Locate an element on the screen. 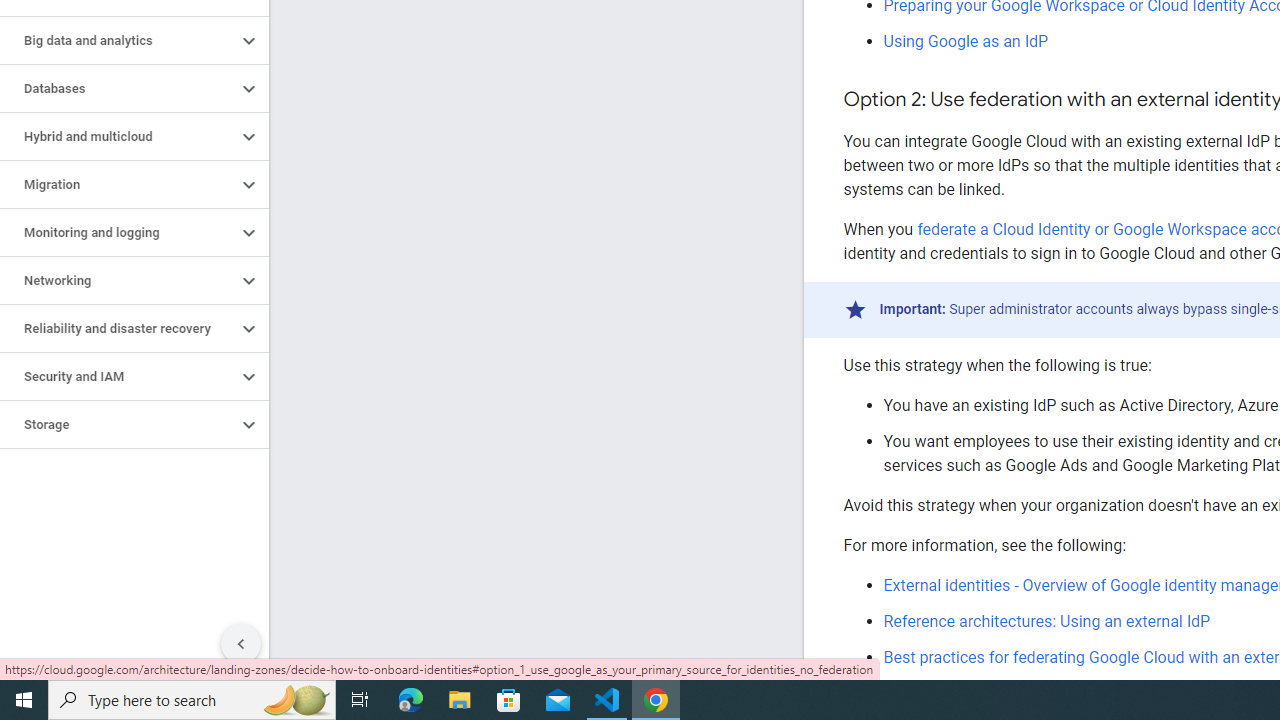 The image size is (1280, 720). 'Reference architectures: Using an external IdP' is located at coordinates (1046, 620).